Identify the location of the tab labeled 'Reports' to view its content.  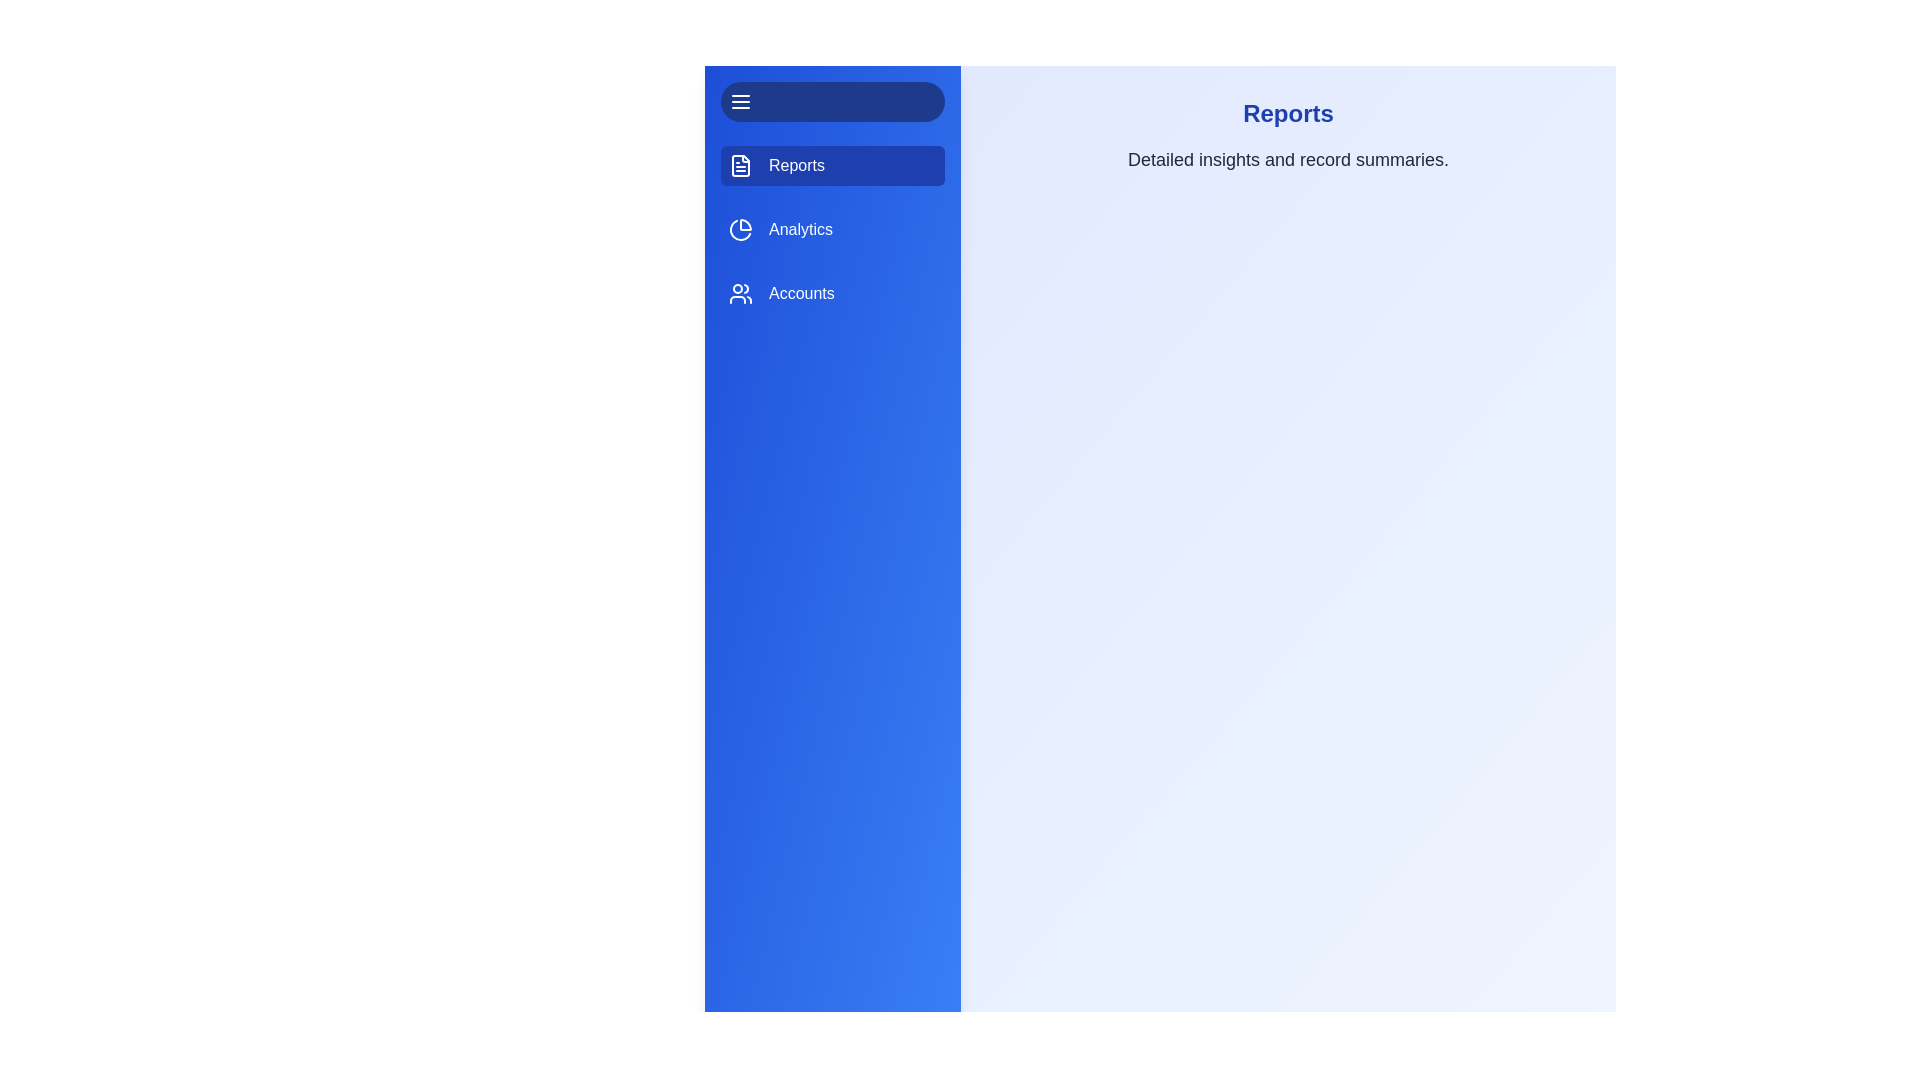
(833, 164).